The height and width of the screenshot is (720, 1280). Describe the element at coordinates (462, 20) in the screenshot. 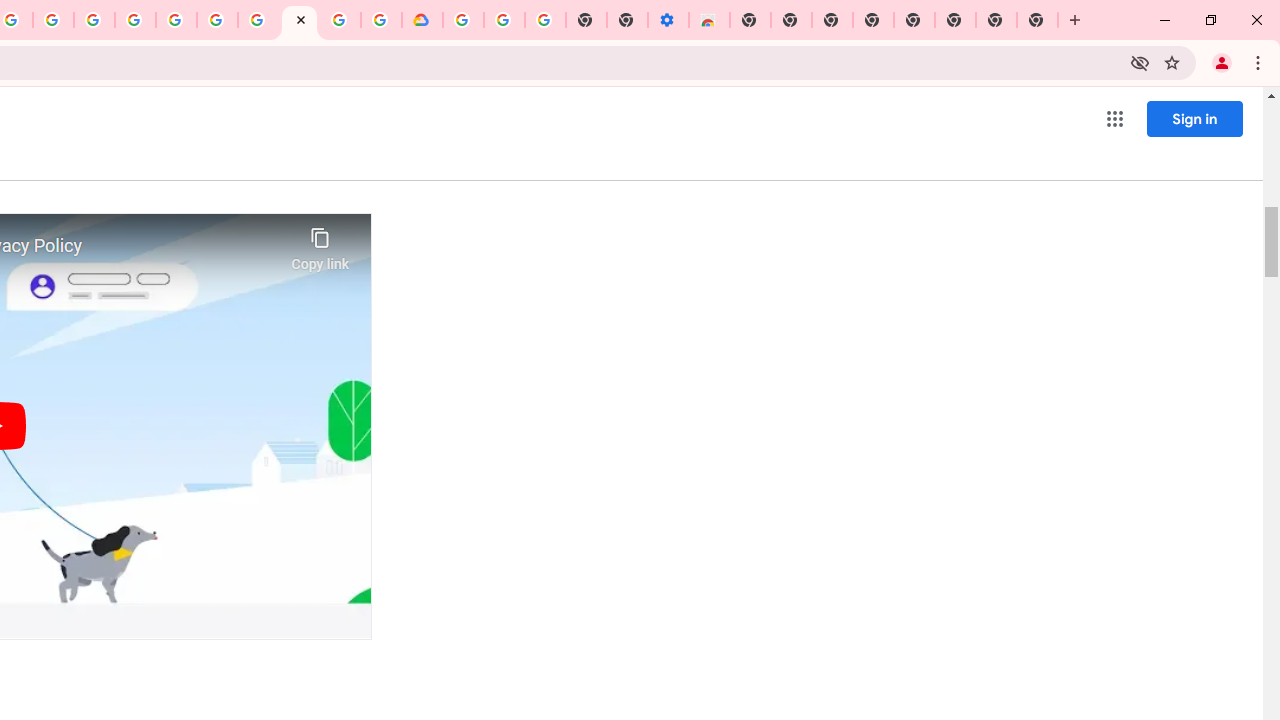

I see `'Sign in - Google Accounts'` at that location.